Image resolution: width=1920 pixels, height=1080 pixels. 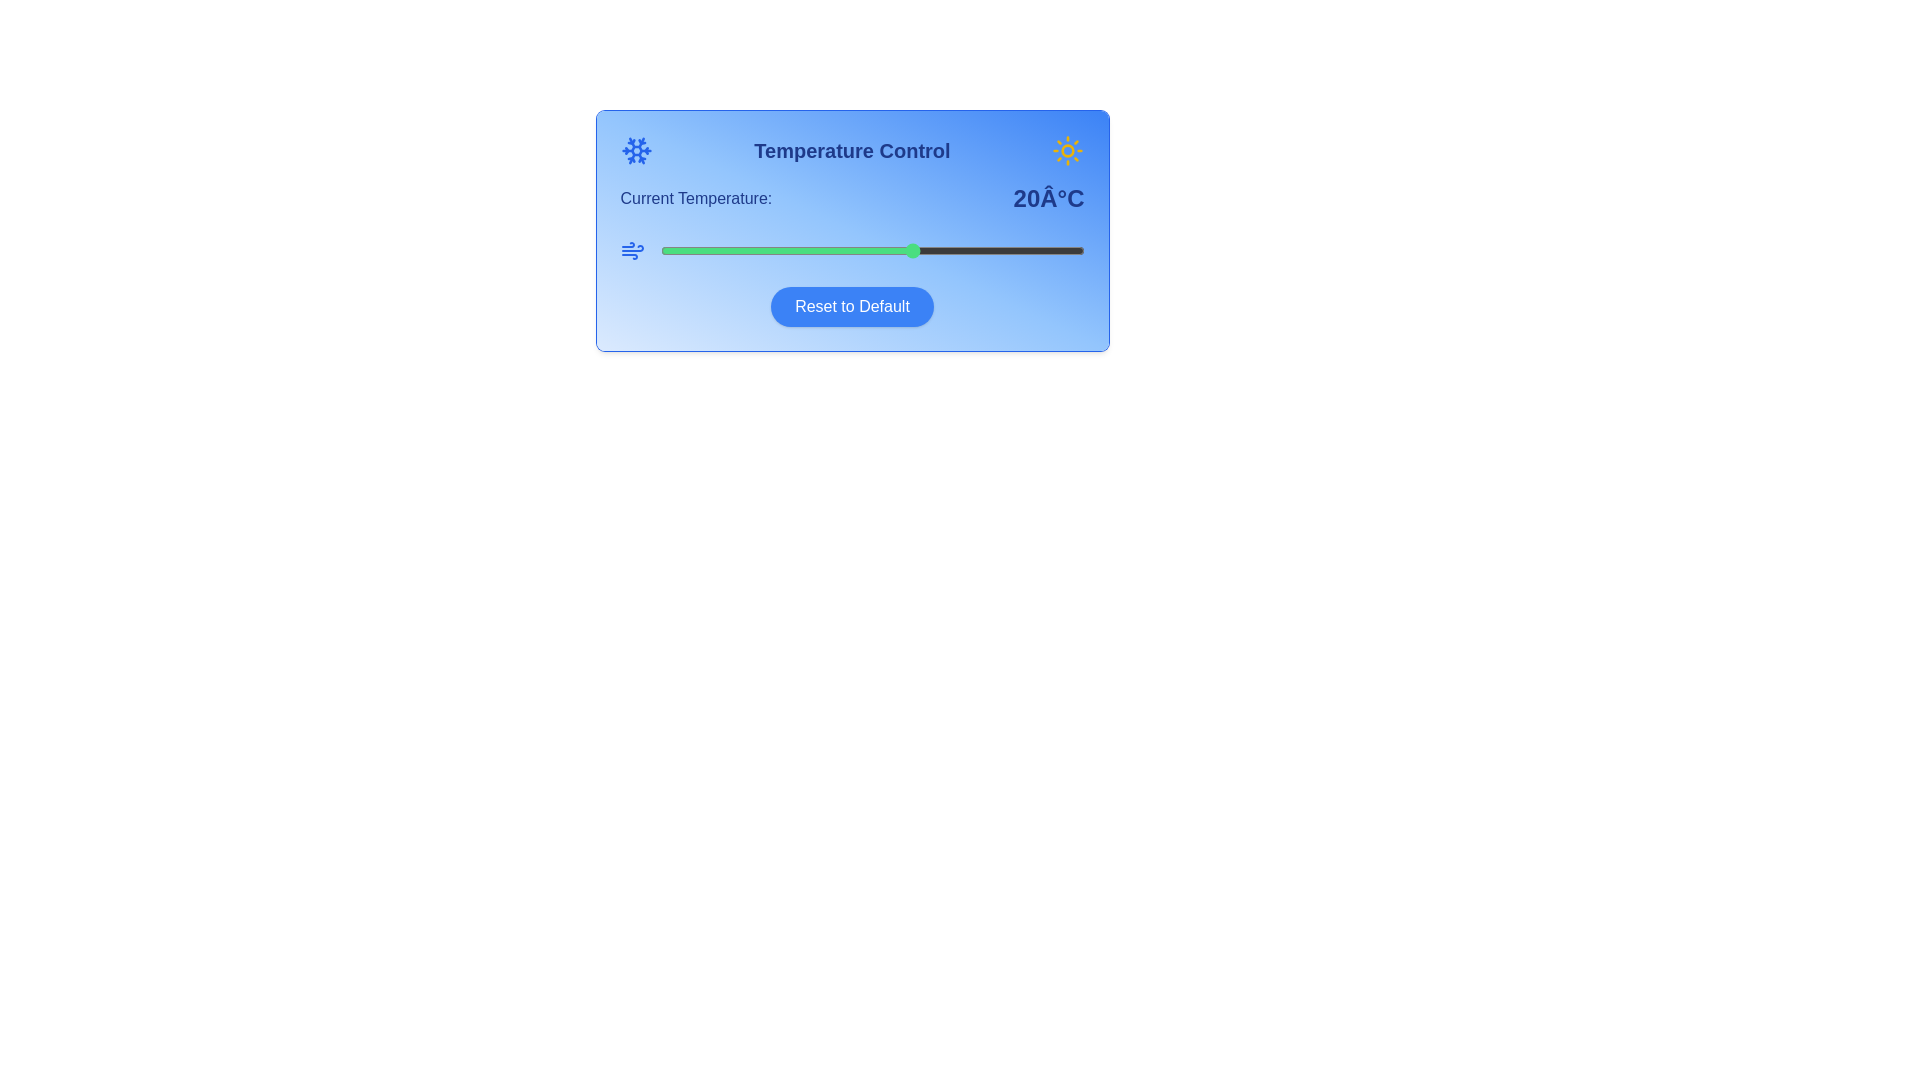 I want to click on the reset temperature settings button located at the bottom center of the temperature control interface, so click(x=852, y=307).